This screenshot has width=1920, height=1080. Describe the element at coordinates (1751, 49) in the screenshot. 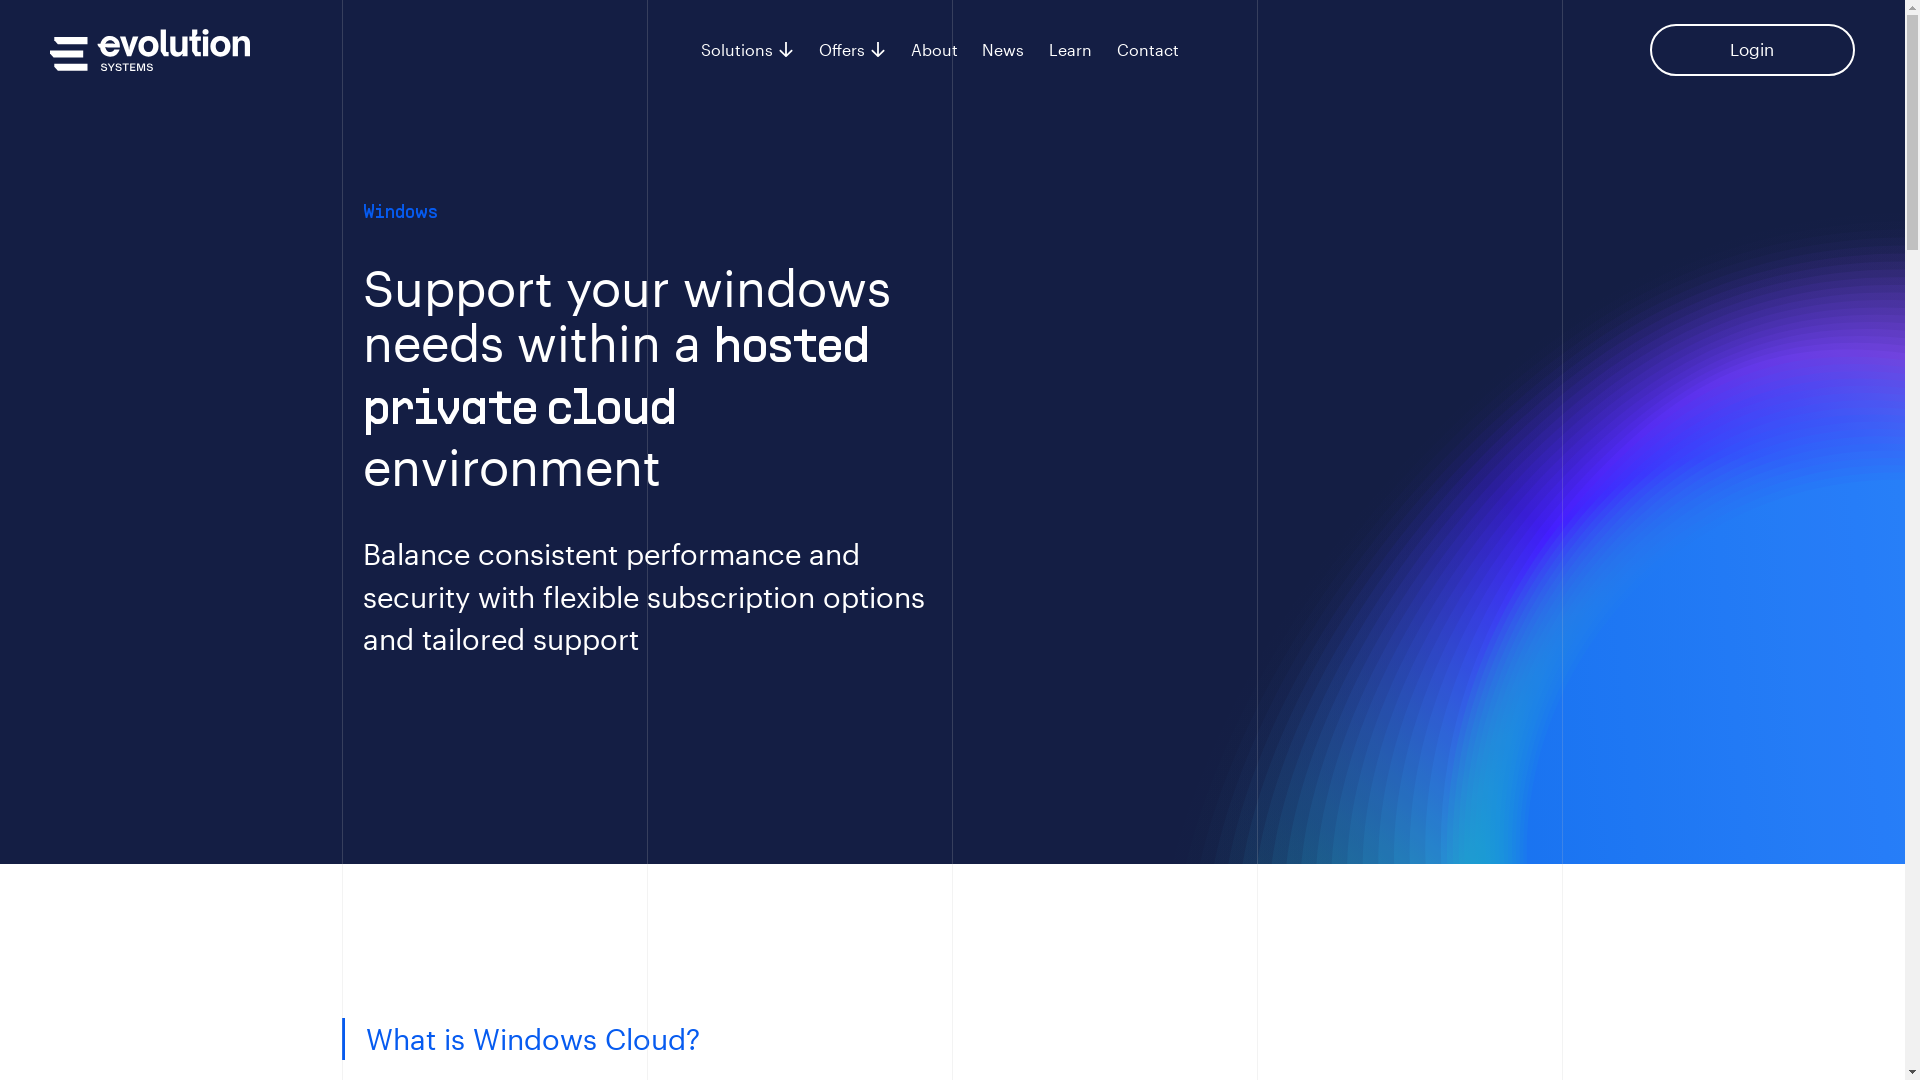

I see `'Login'` at that location.